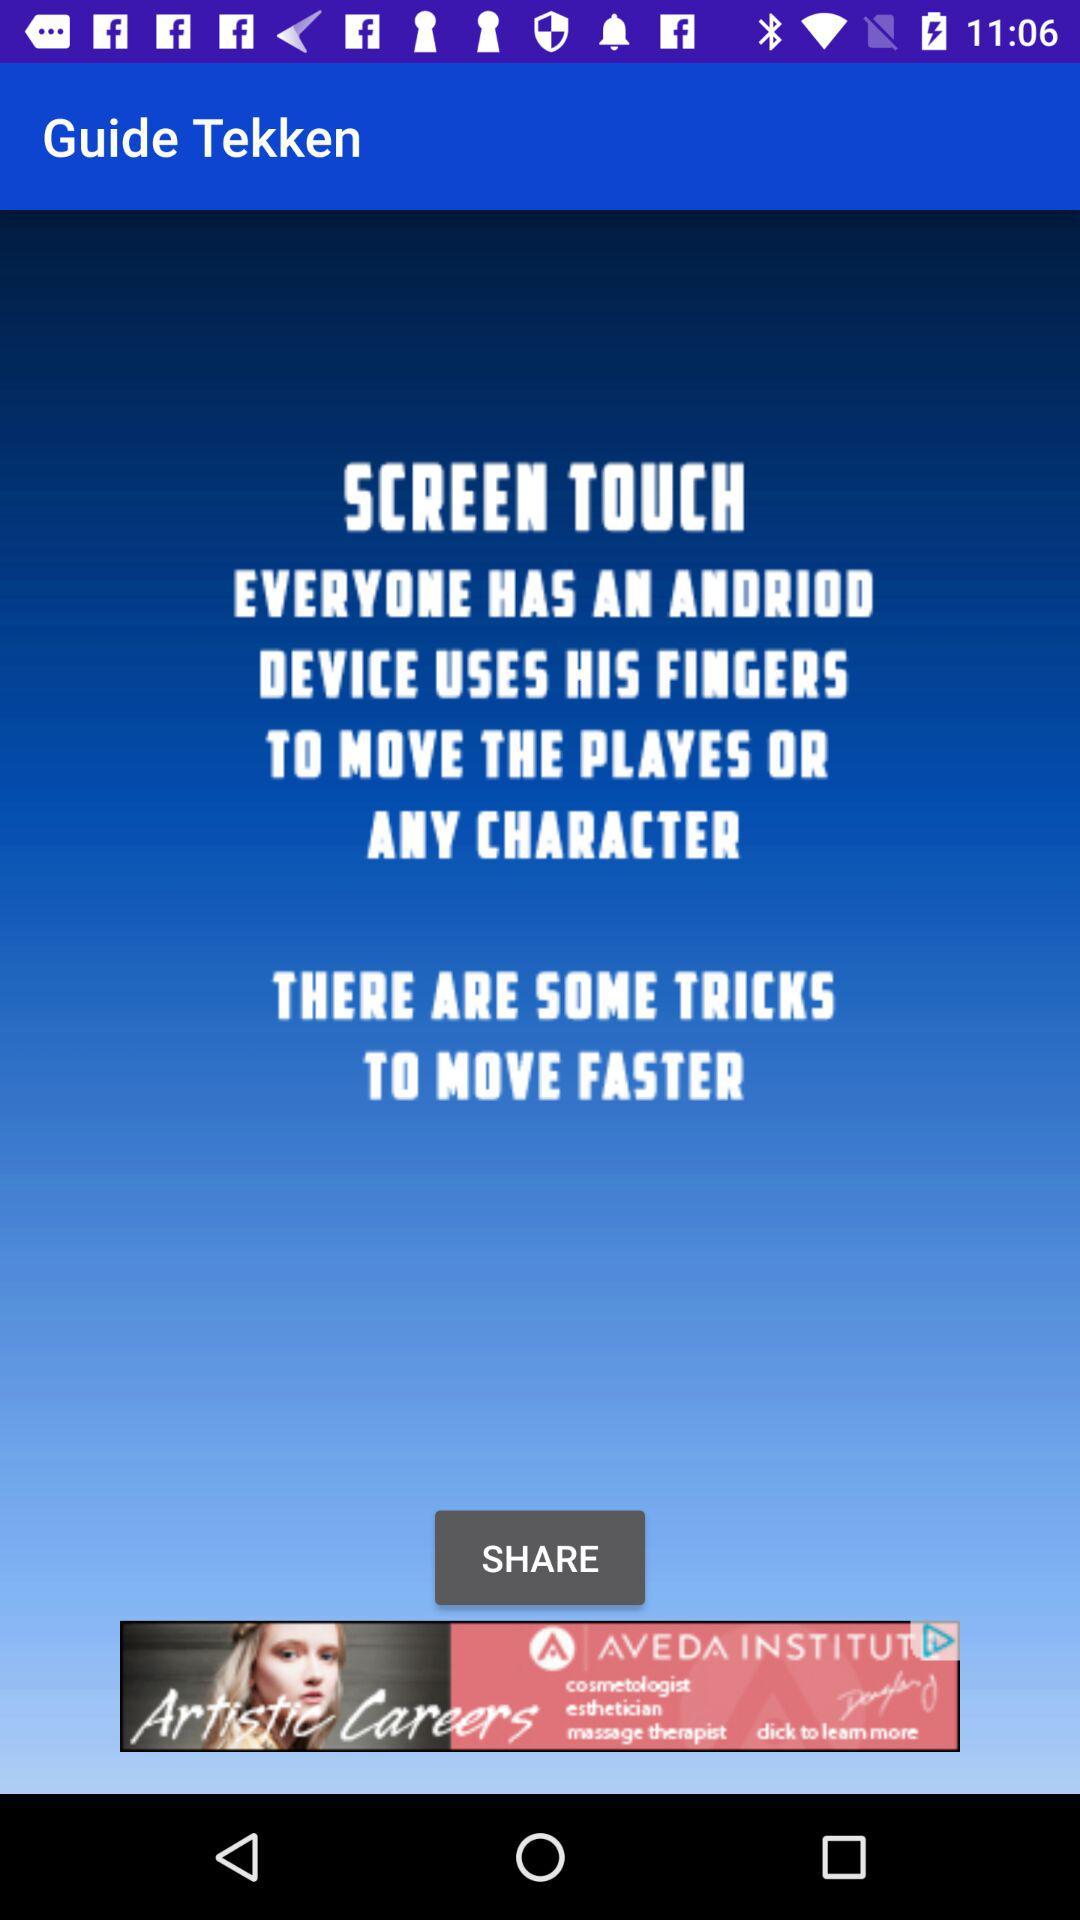 The width and height of the screenshot is (1080, 1920). I want to click on advert banner, so click(540, 1685).